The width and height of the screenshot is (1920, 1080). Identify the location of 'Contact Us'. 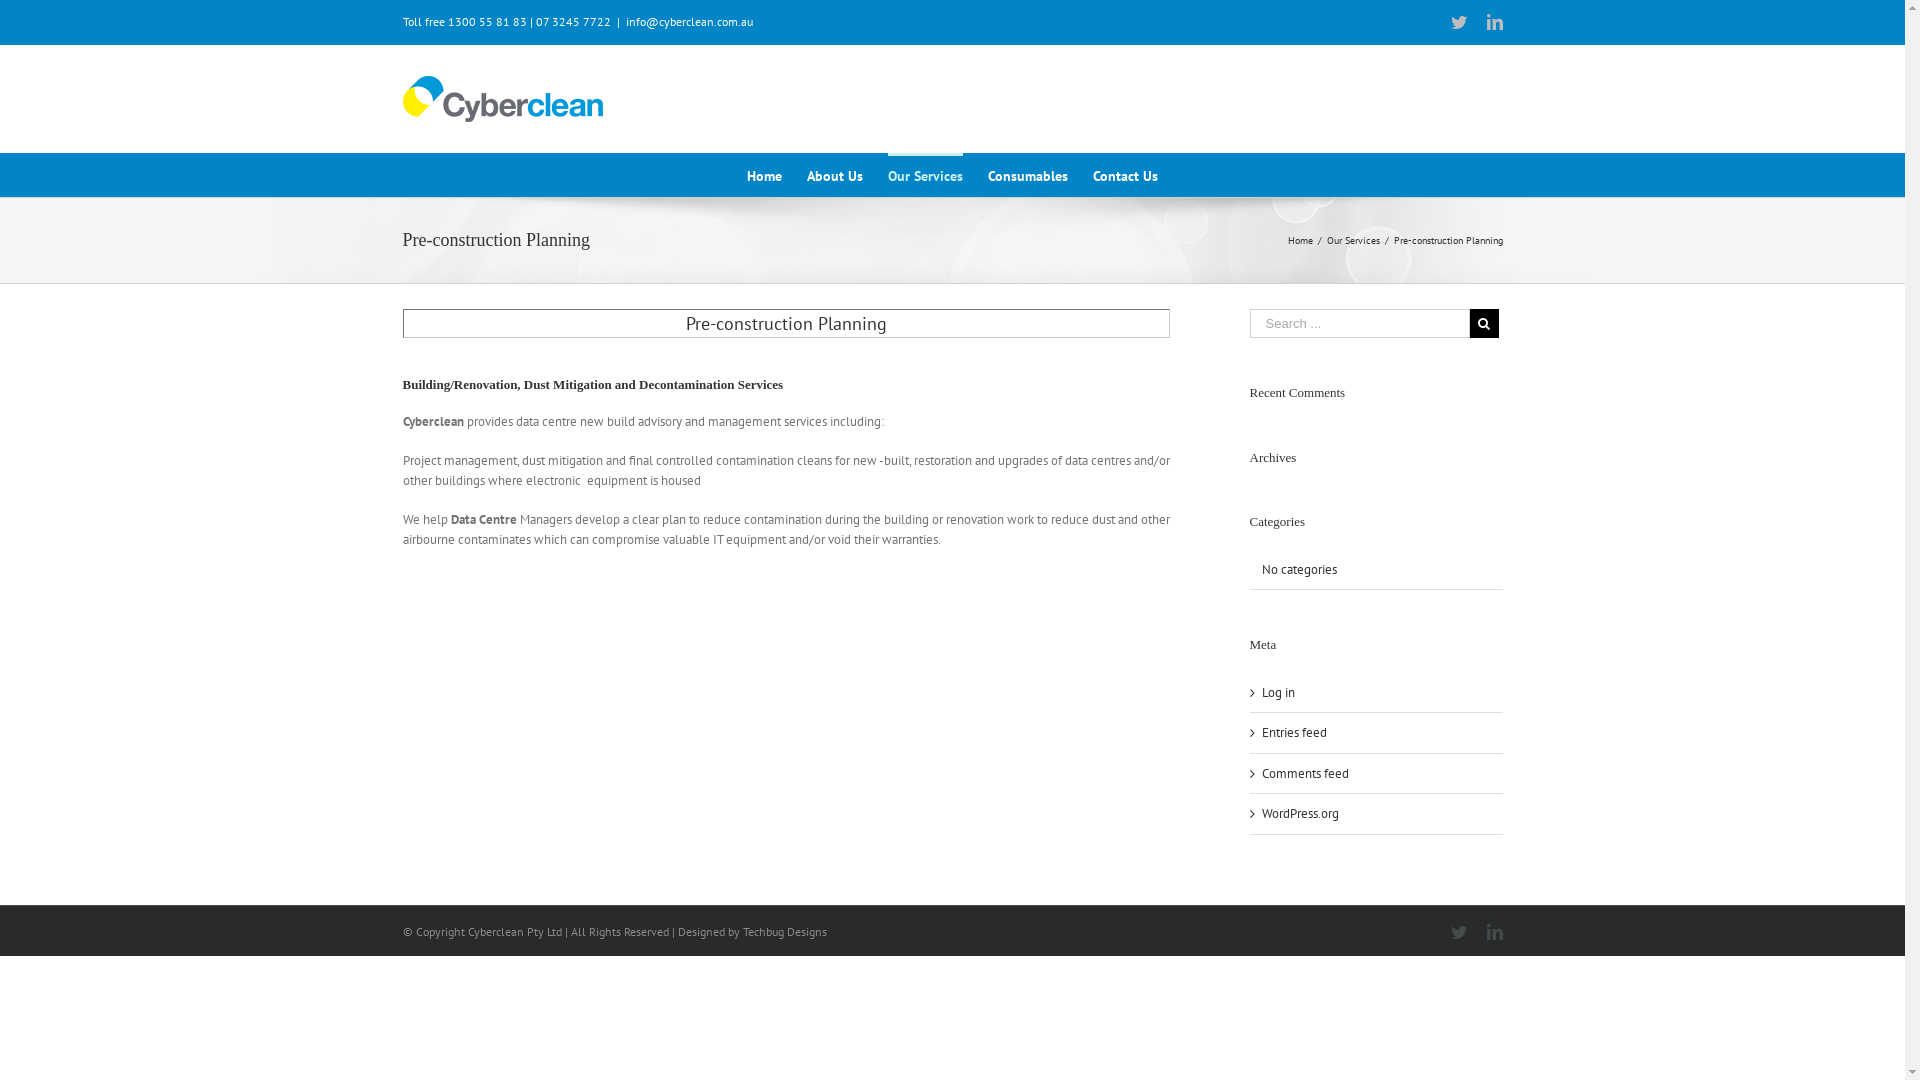
(1125, 173).